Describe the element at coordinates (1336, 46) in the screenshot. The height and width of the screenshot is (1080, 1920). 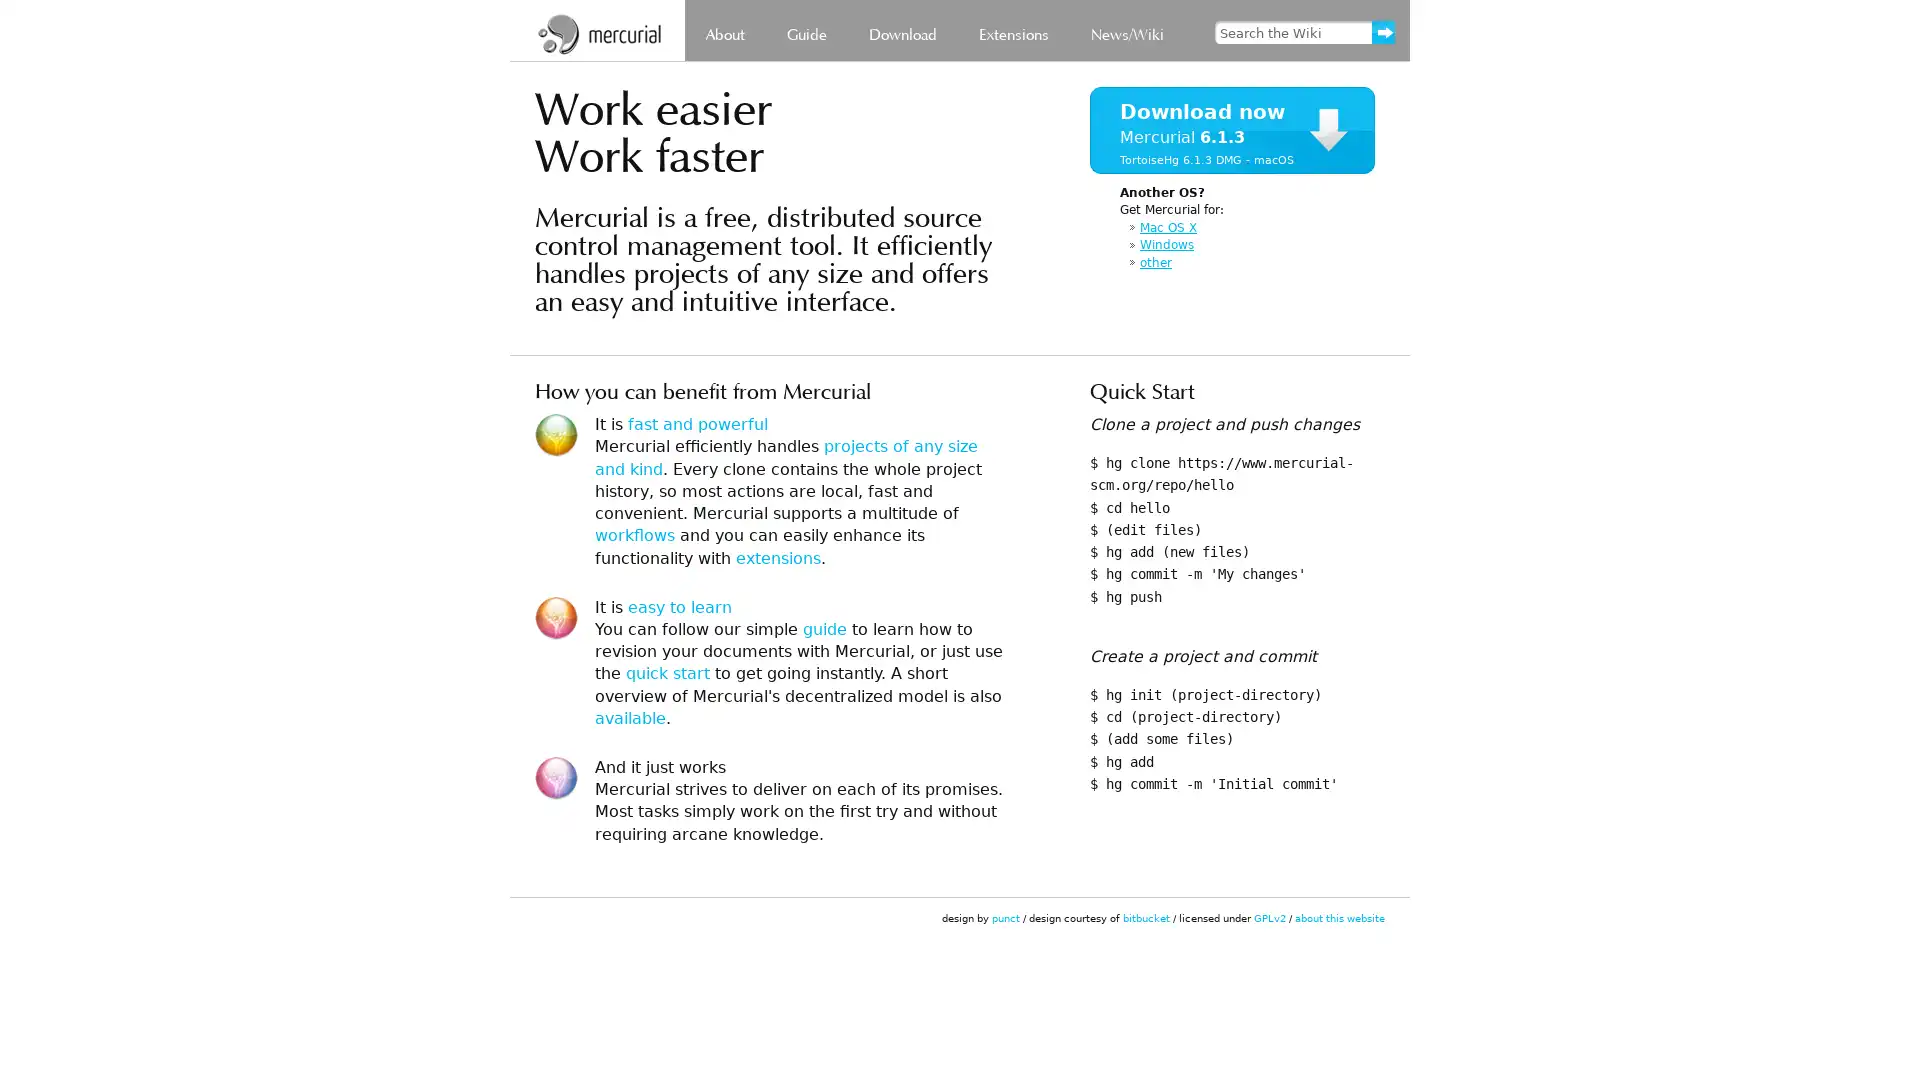
I see `Title` at that location.